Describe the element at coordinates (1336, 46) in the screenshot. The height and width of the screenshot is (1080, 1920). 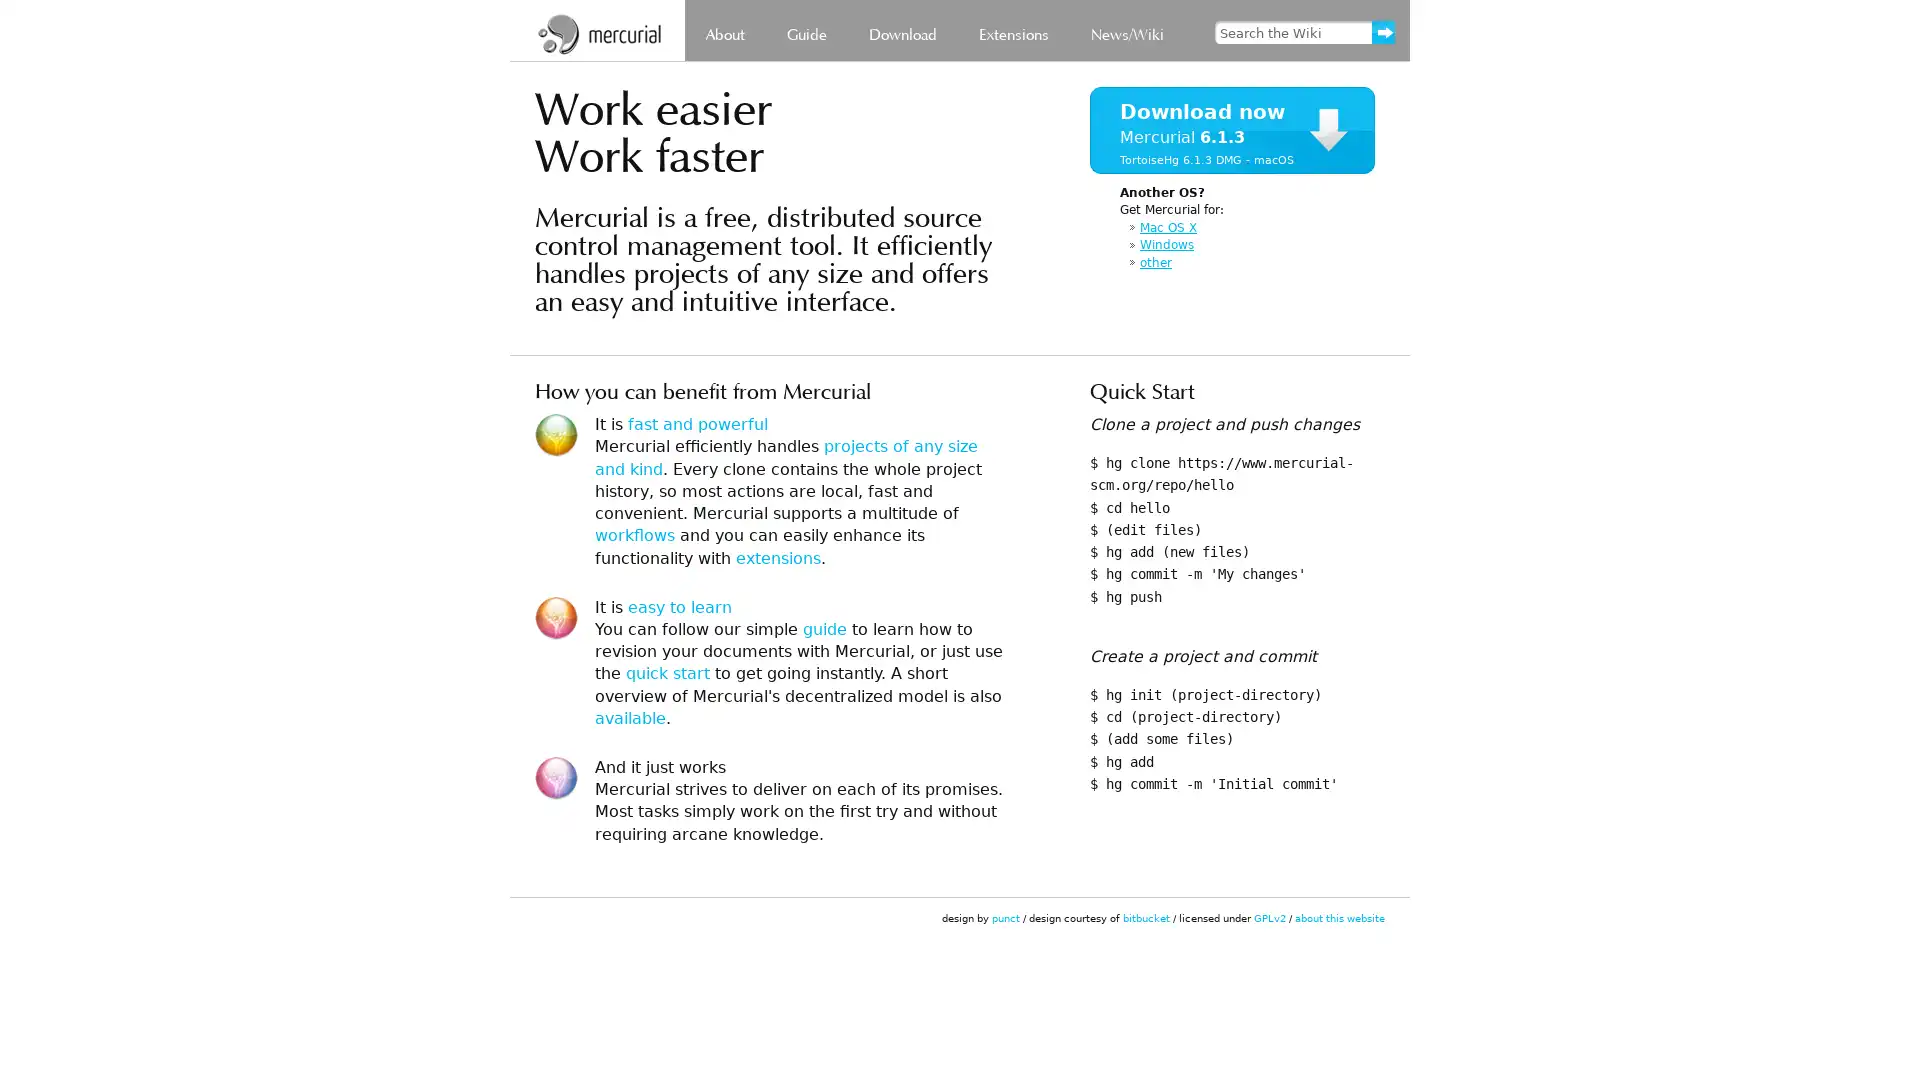
I see `Title` at that location.